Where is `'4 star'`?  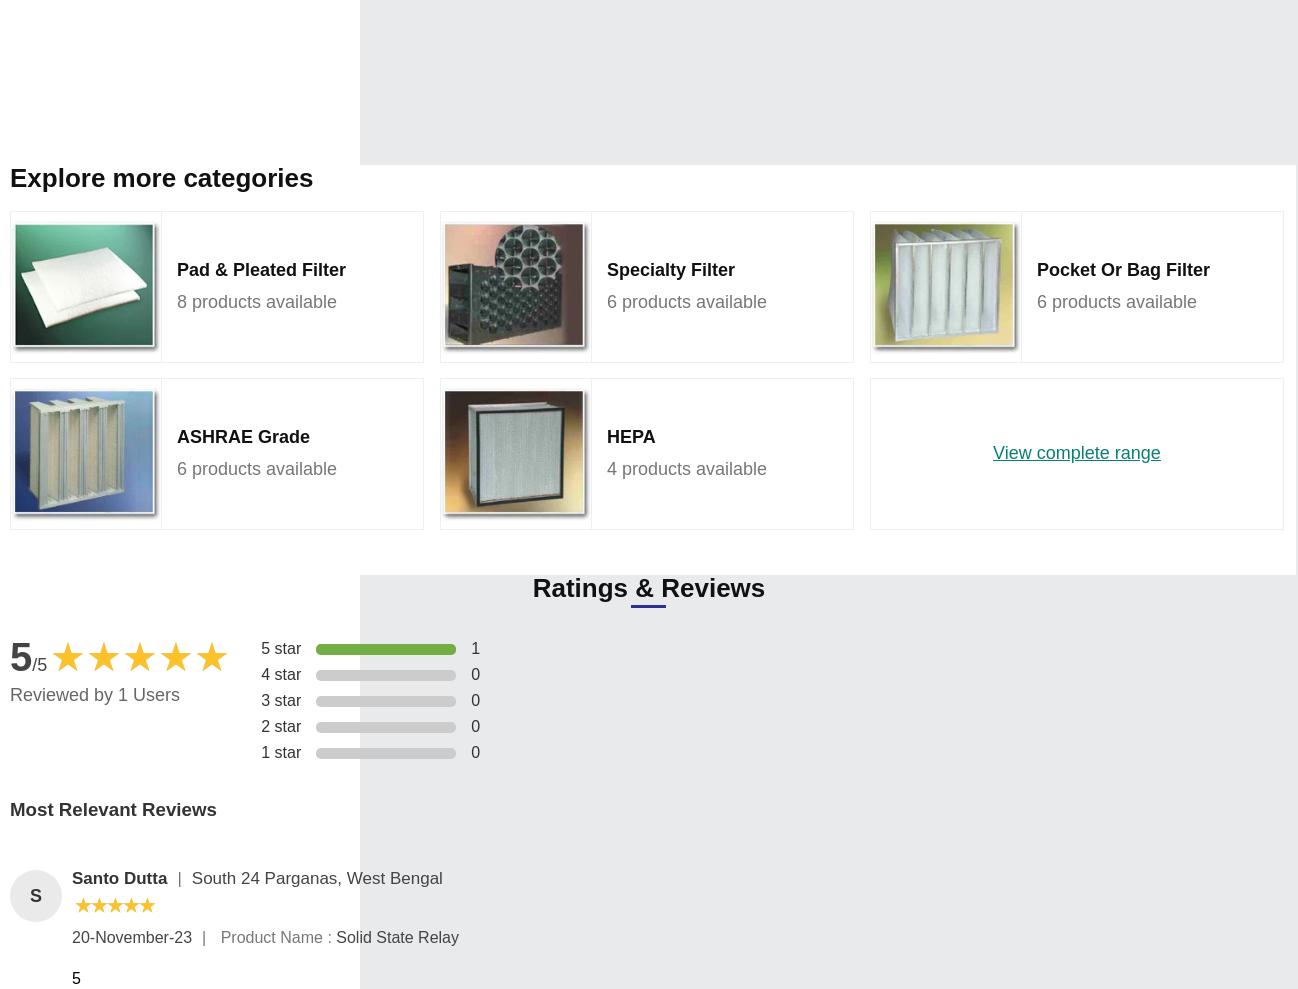 '4 star' is located at coordinates (260, 673).